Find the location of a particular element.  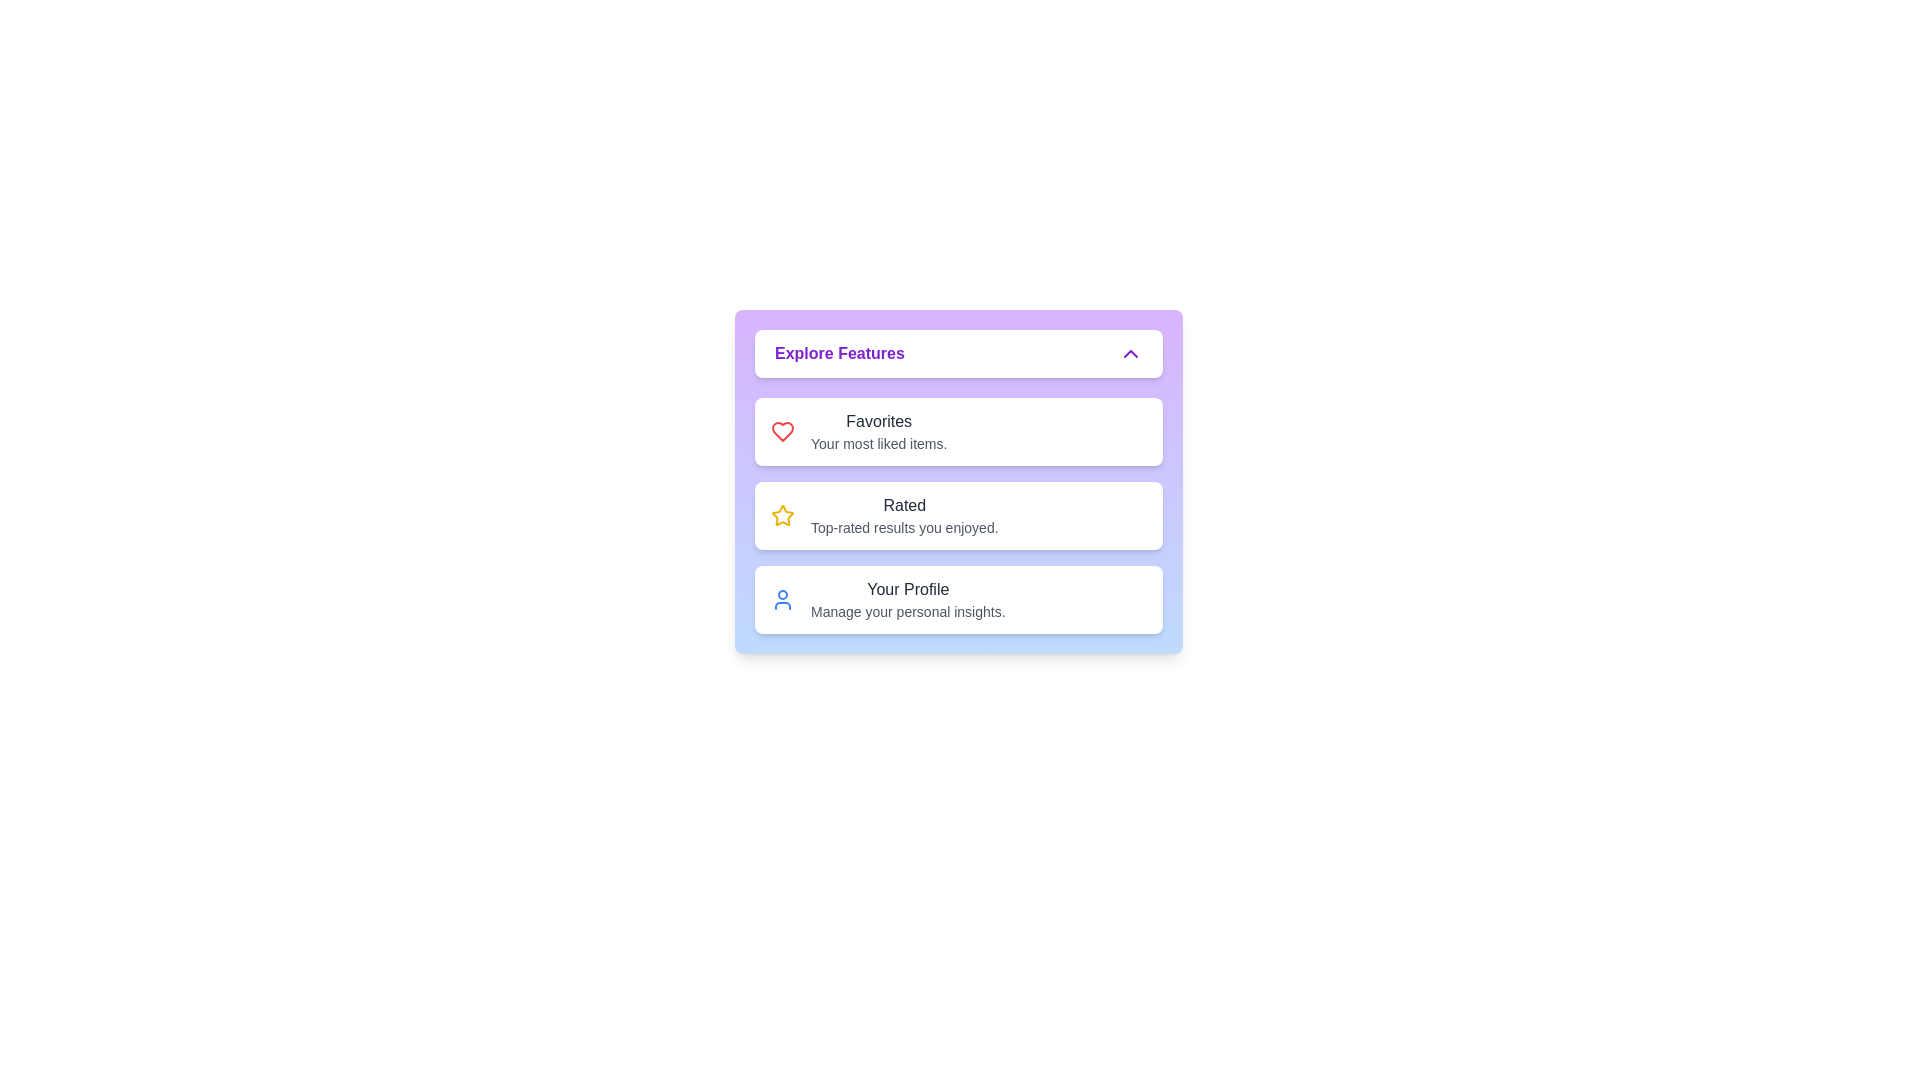

the 'Rated' label, which features bold text and a white rounded rectangle, located below the 'Favorites' section in the 'Explore Features' list is located at coordinates (903, 515).